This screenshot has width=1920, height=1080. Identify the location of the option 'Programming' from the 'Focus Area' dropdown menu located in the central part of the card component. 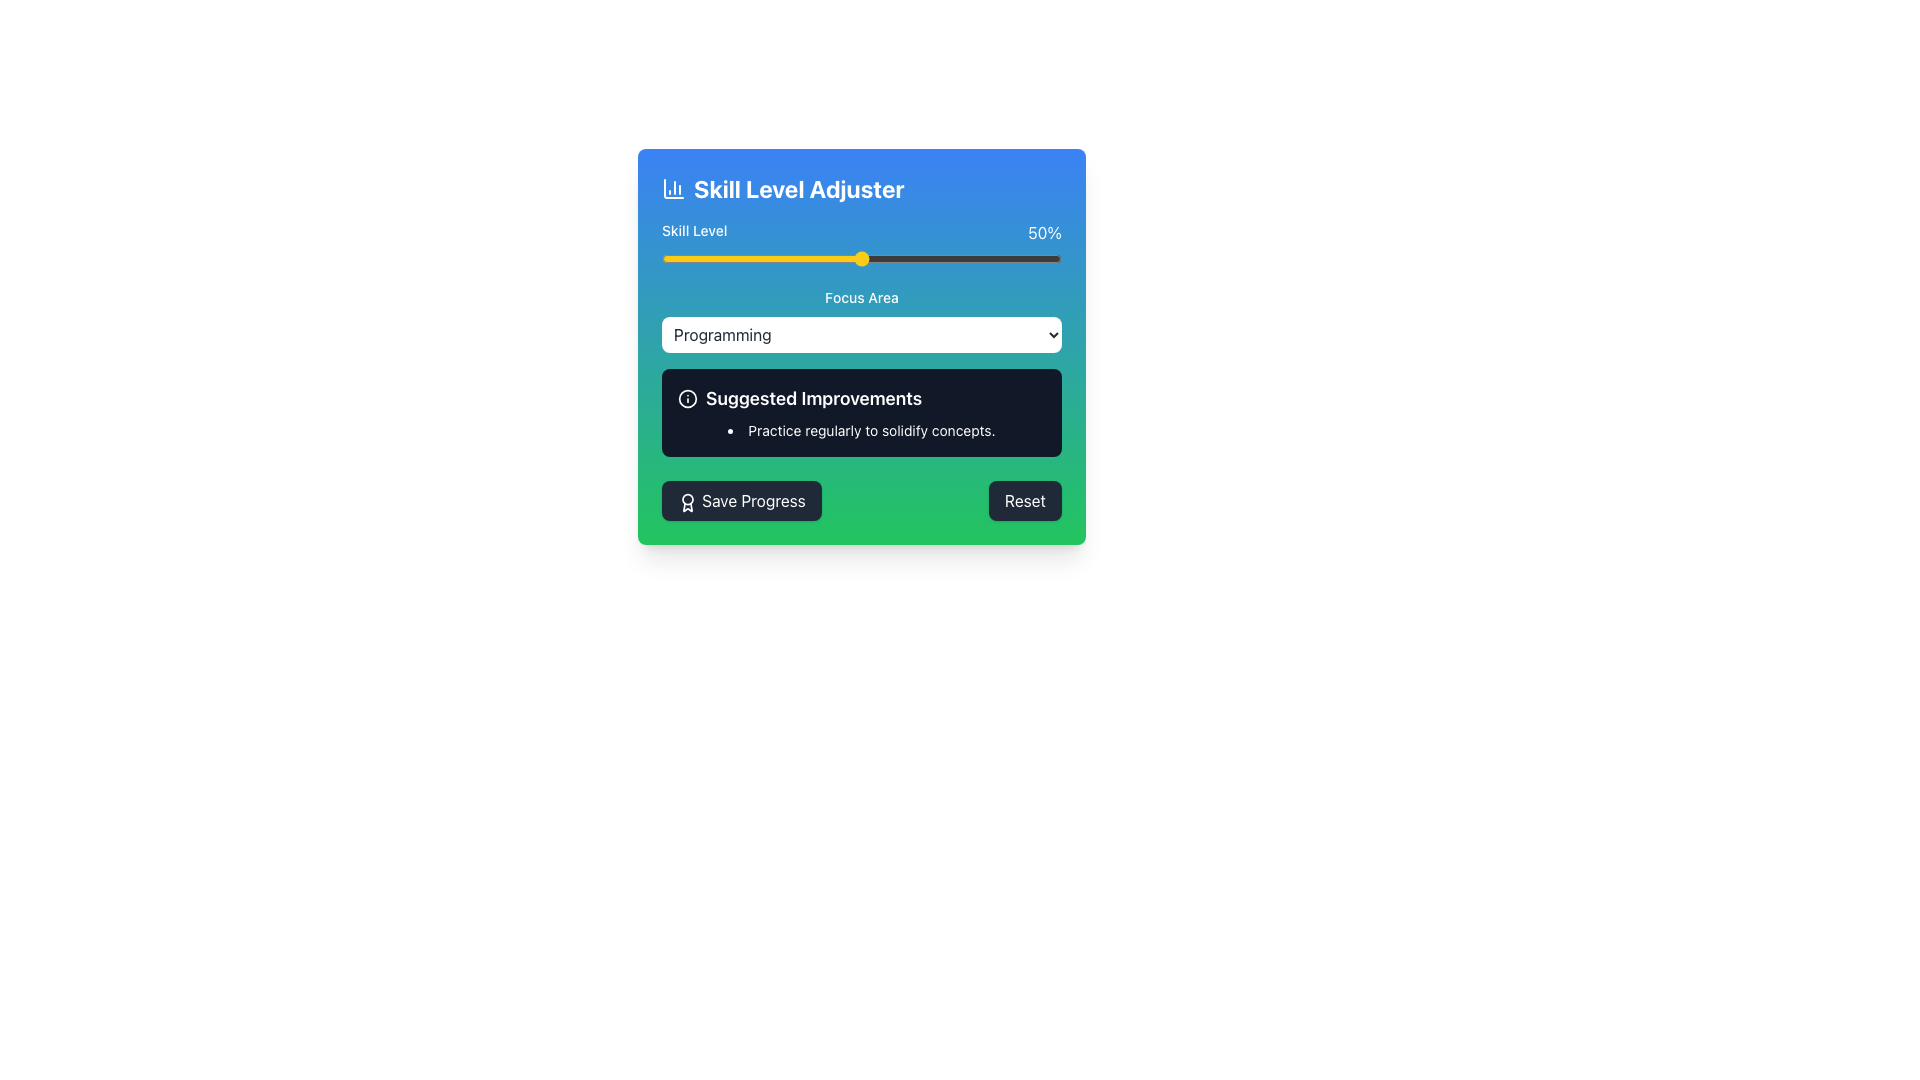
(862, 318).